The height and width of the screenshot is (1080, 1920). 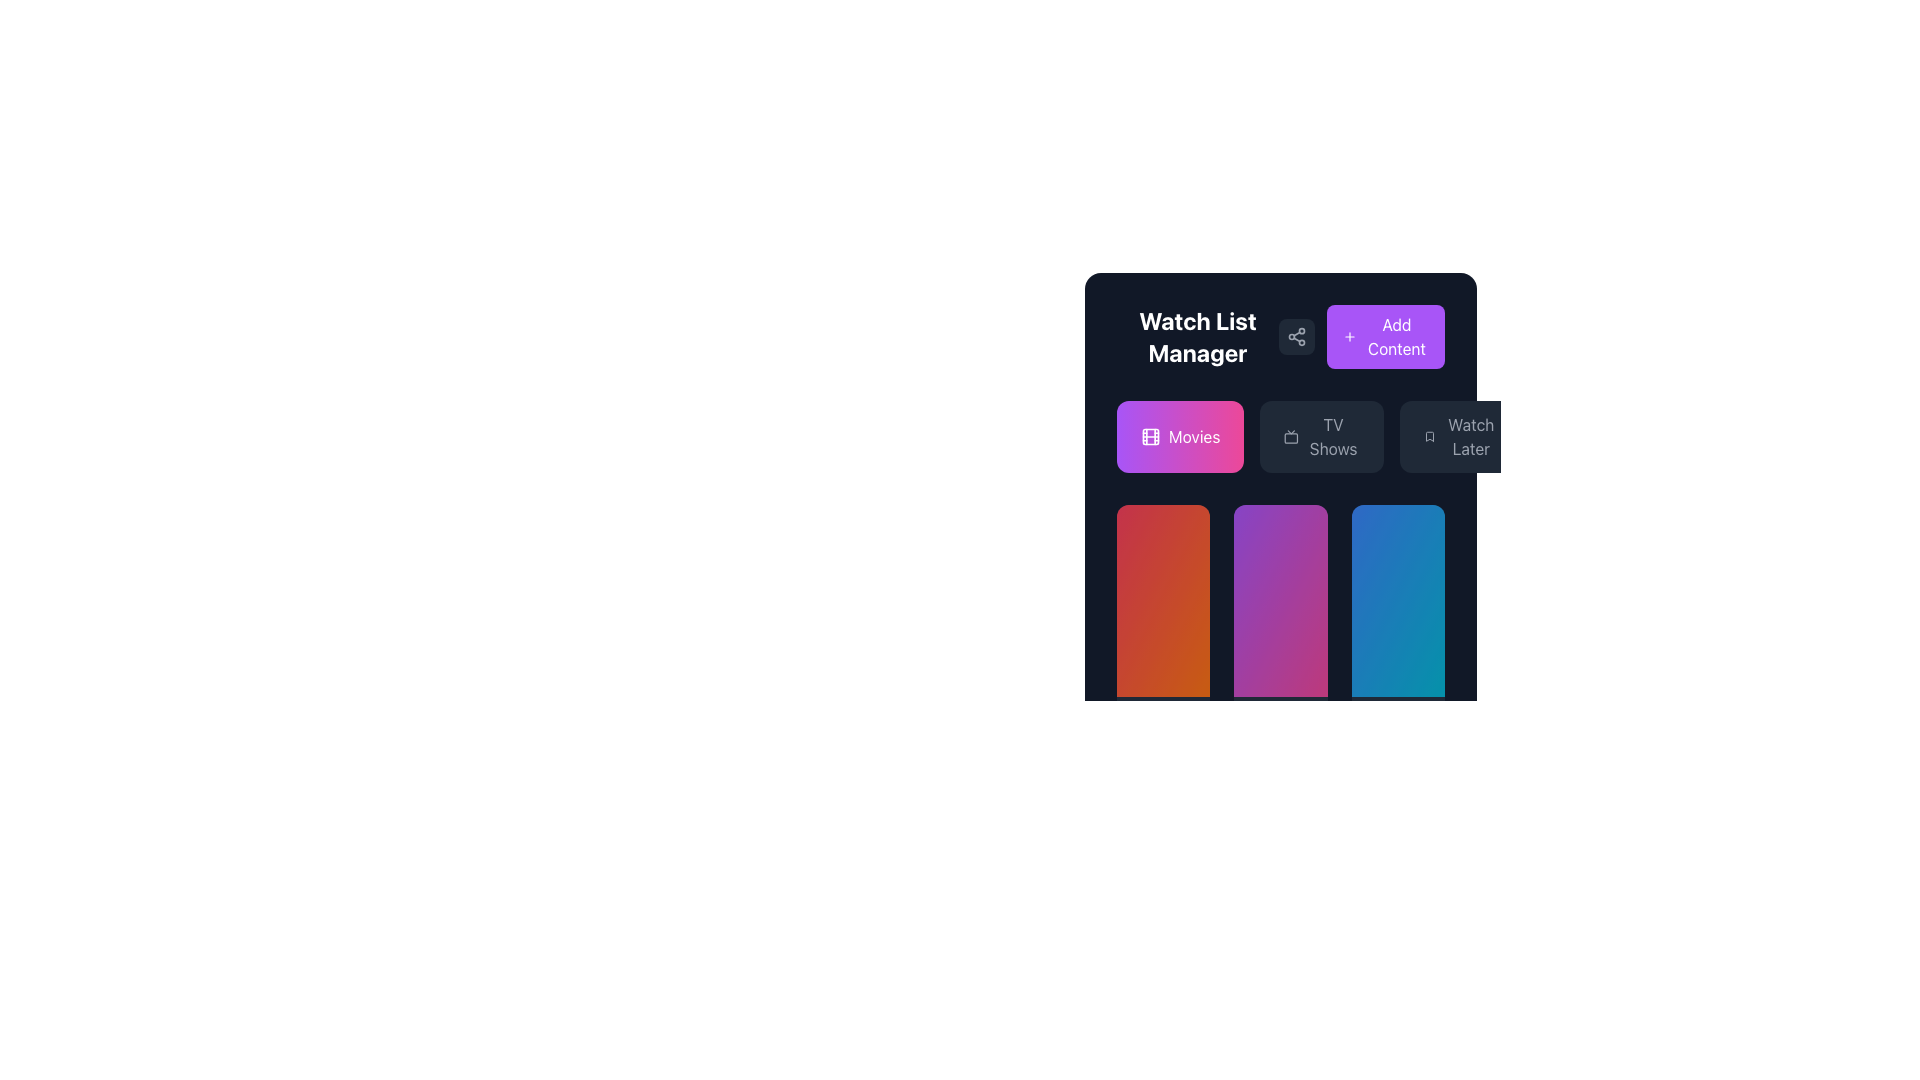 What do you see at coordinates (1281, 435) in the screenshot?
I see `the second button in the row beneath the 'Watch List Manager' heading` at bounding box center [1281, 435].